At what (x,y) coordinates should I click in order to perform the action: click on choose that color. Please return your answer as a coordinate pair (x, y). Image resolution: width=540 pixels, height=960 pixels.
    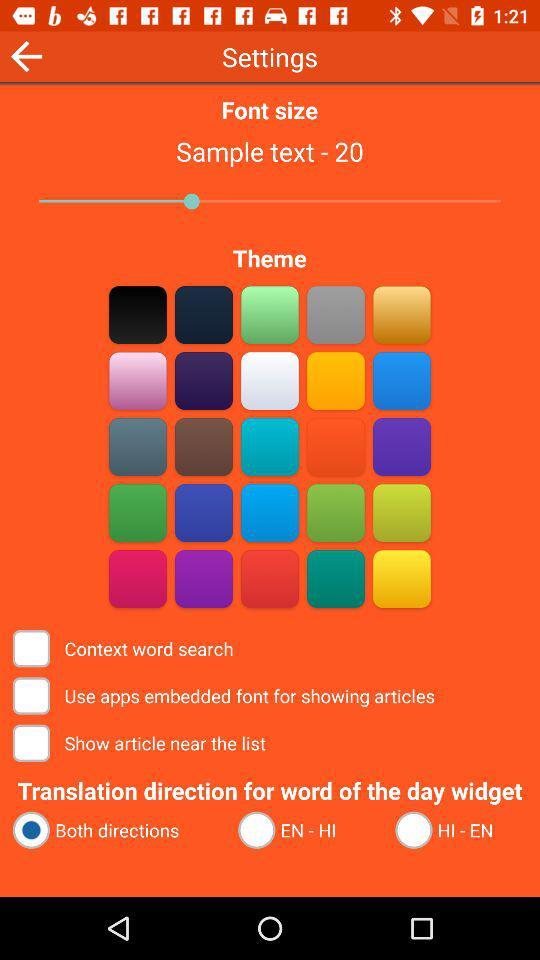
    Looking at the image, I should click on (335, 314).